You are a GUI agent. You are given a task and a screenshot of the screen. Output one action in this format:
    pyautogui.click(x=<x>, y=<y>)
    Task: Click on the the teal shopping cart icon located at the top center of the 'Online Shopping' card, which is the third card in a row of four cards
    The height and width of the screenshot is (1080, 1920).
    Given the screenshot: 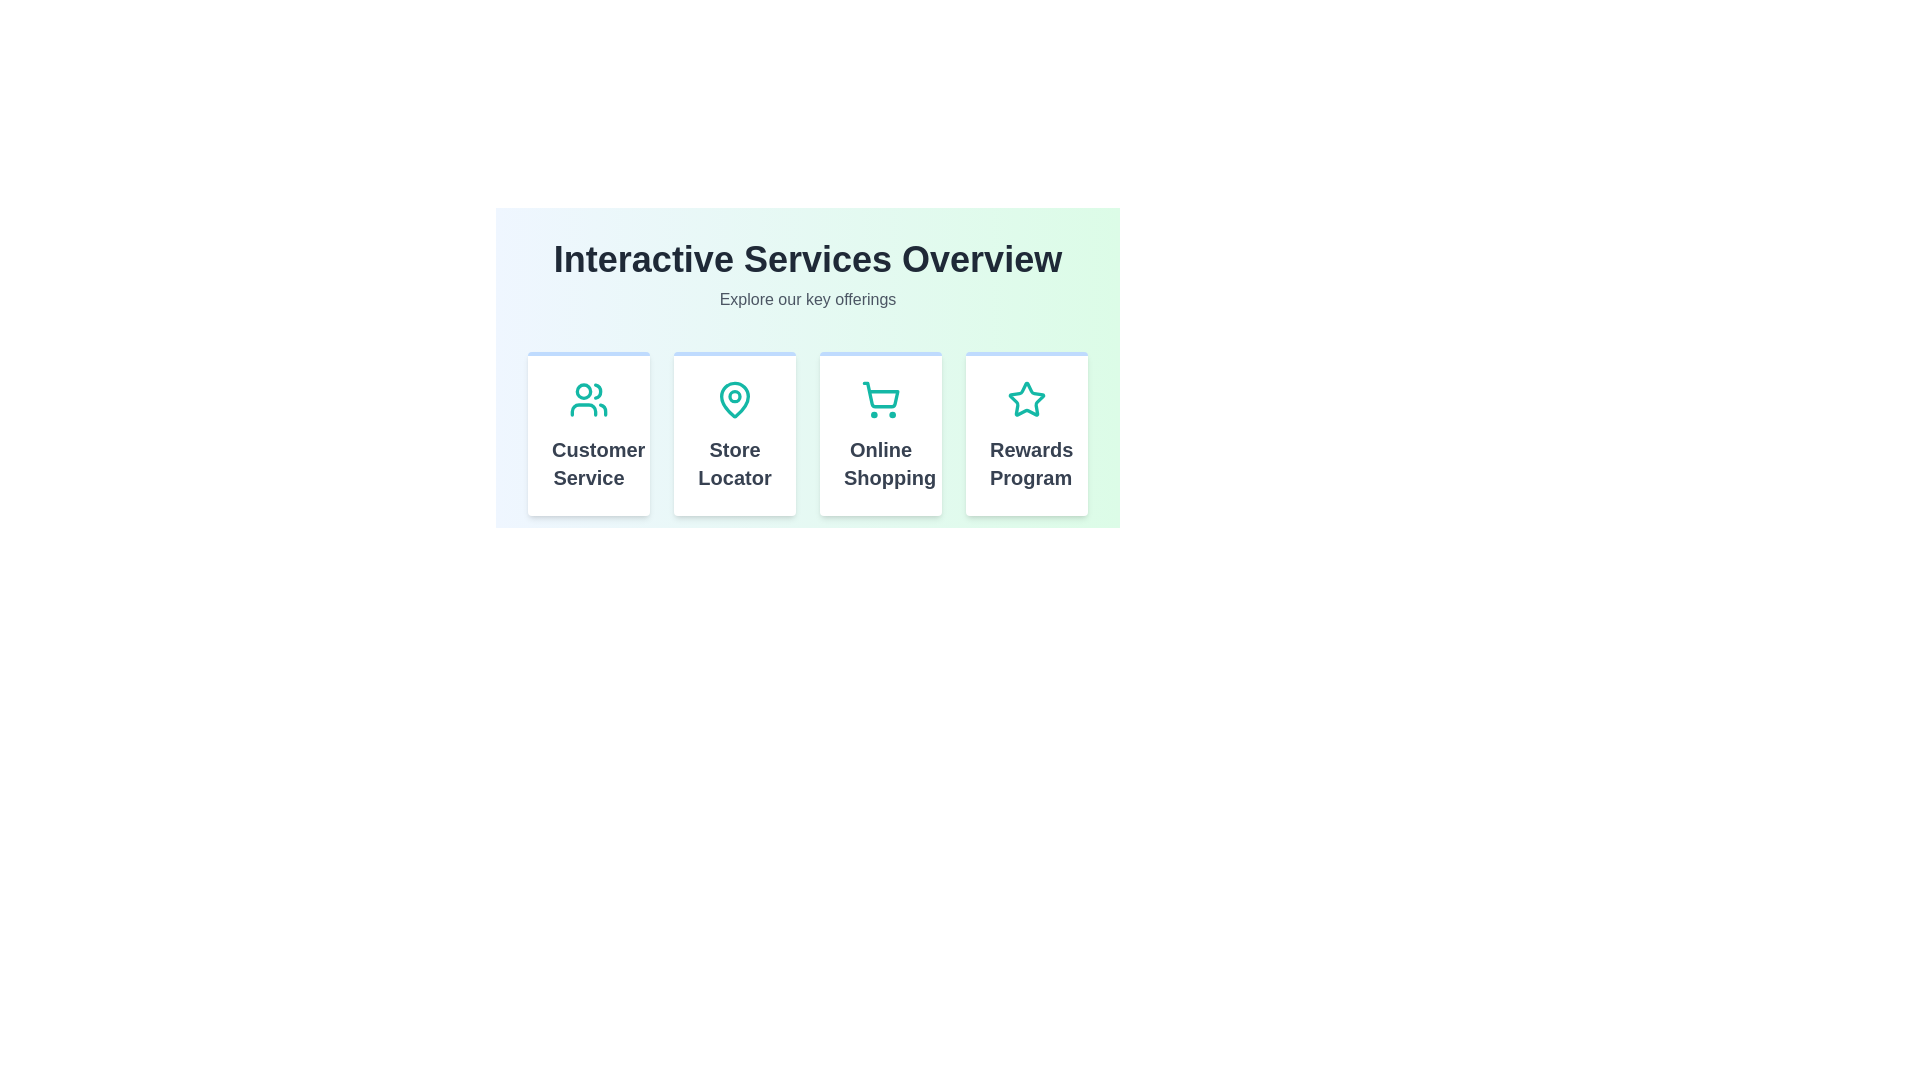 What is the action you would take?
    pyautogui.click(x=880, y=400)
    